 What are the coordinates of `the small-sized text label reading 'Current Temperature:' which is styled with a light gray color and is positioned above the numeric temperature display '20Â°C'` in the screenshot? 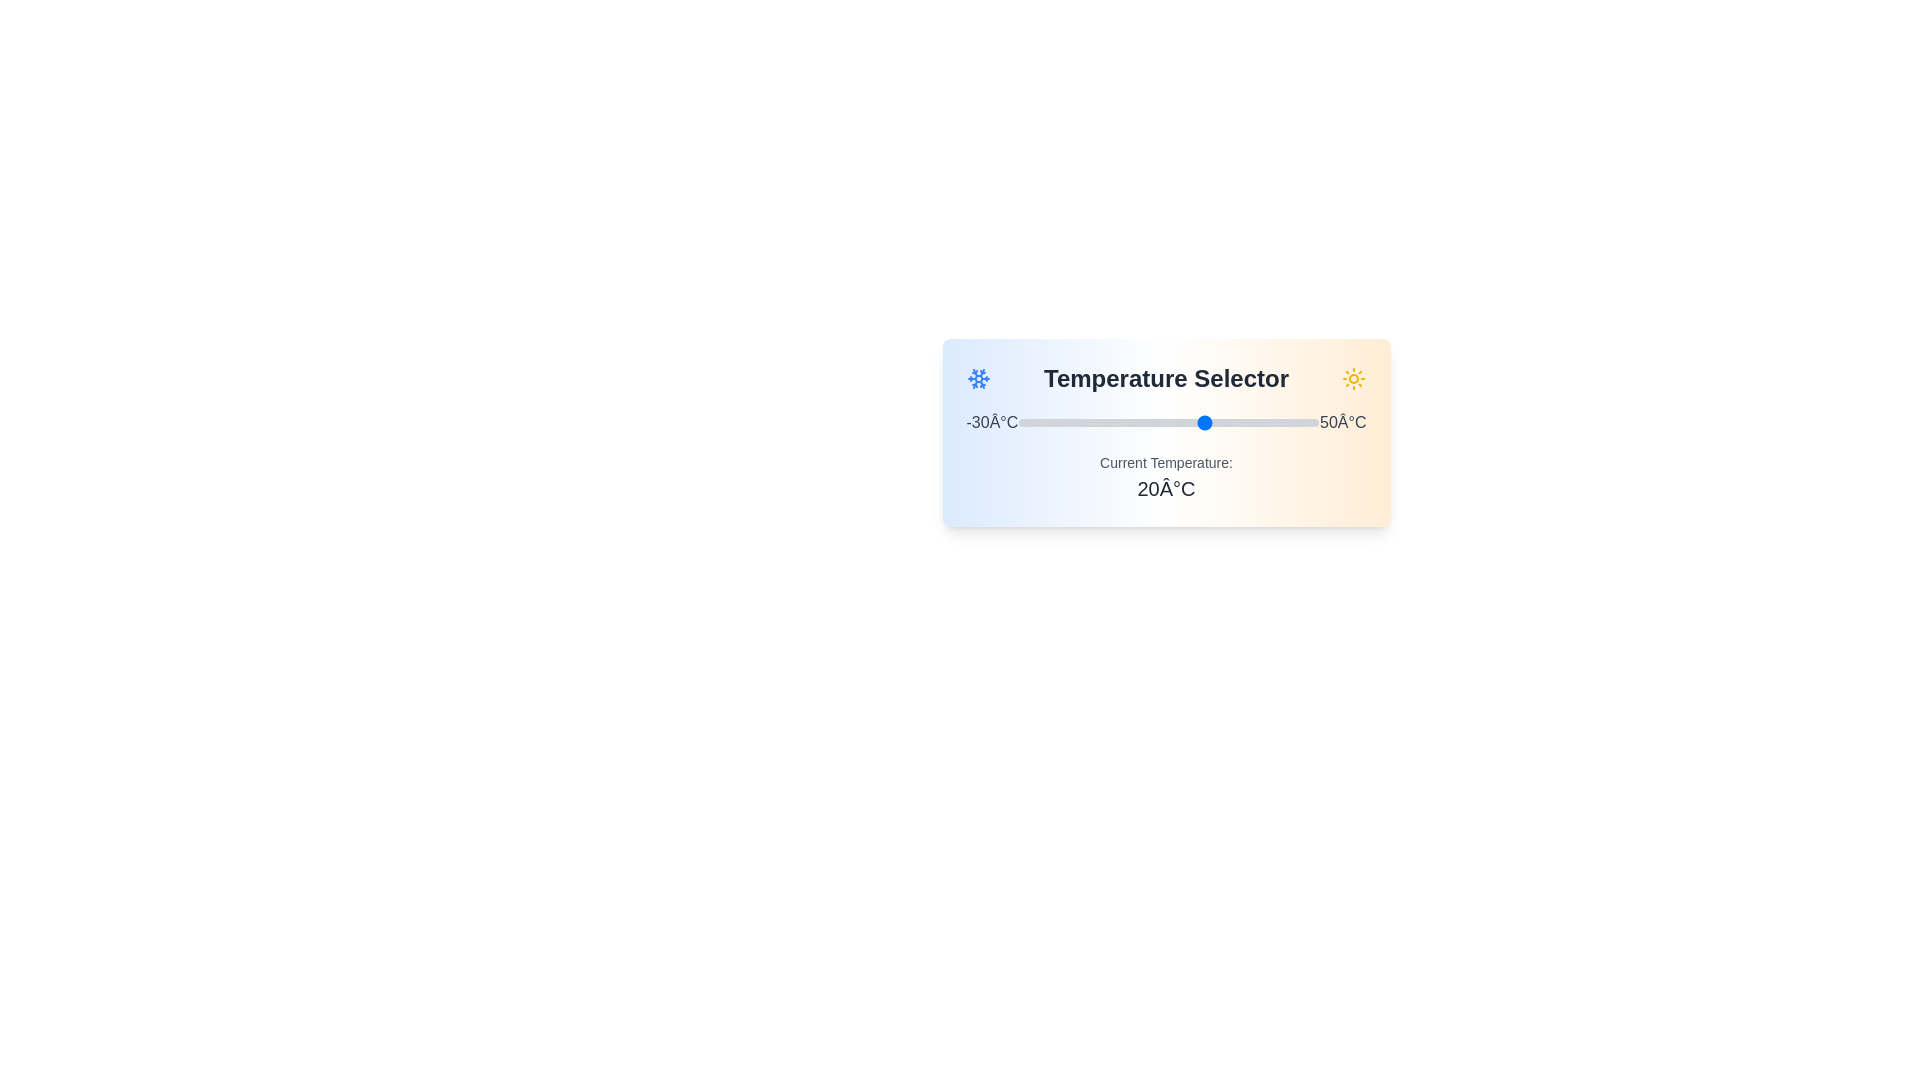 It's located at (1166, 462).